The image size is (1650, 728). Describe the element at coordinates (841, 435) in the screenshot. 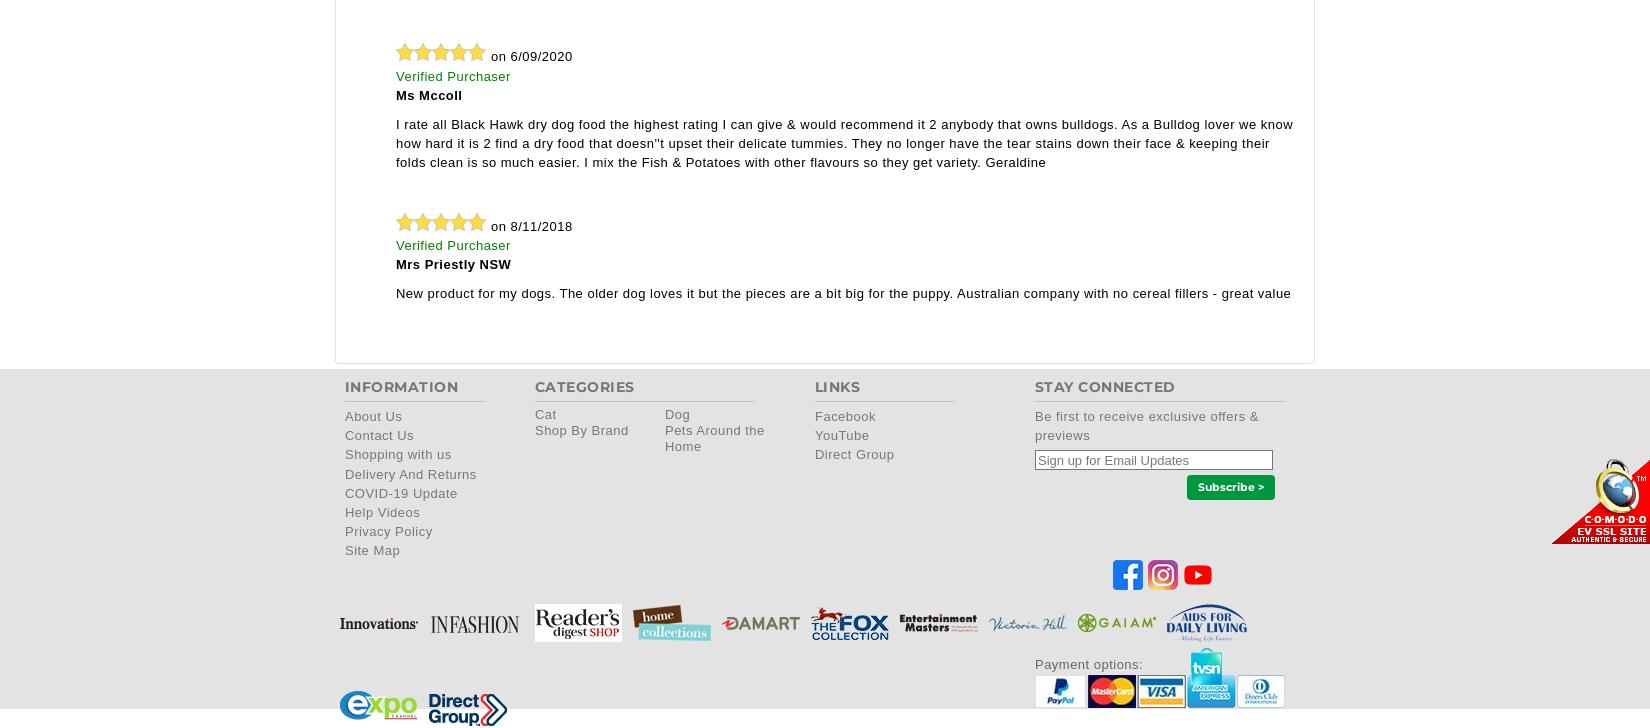

I see `'YouTube'` at that location.